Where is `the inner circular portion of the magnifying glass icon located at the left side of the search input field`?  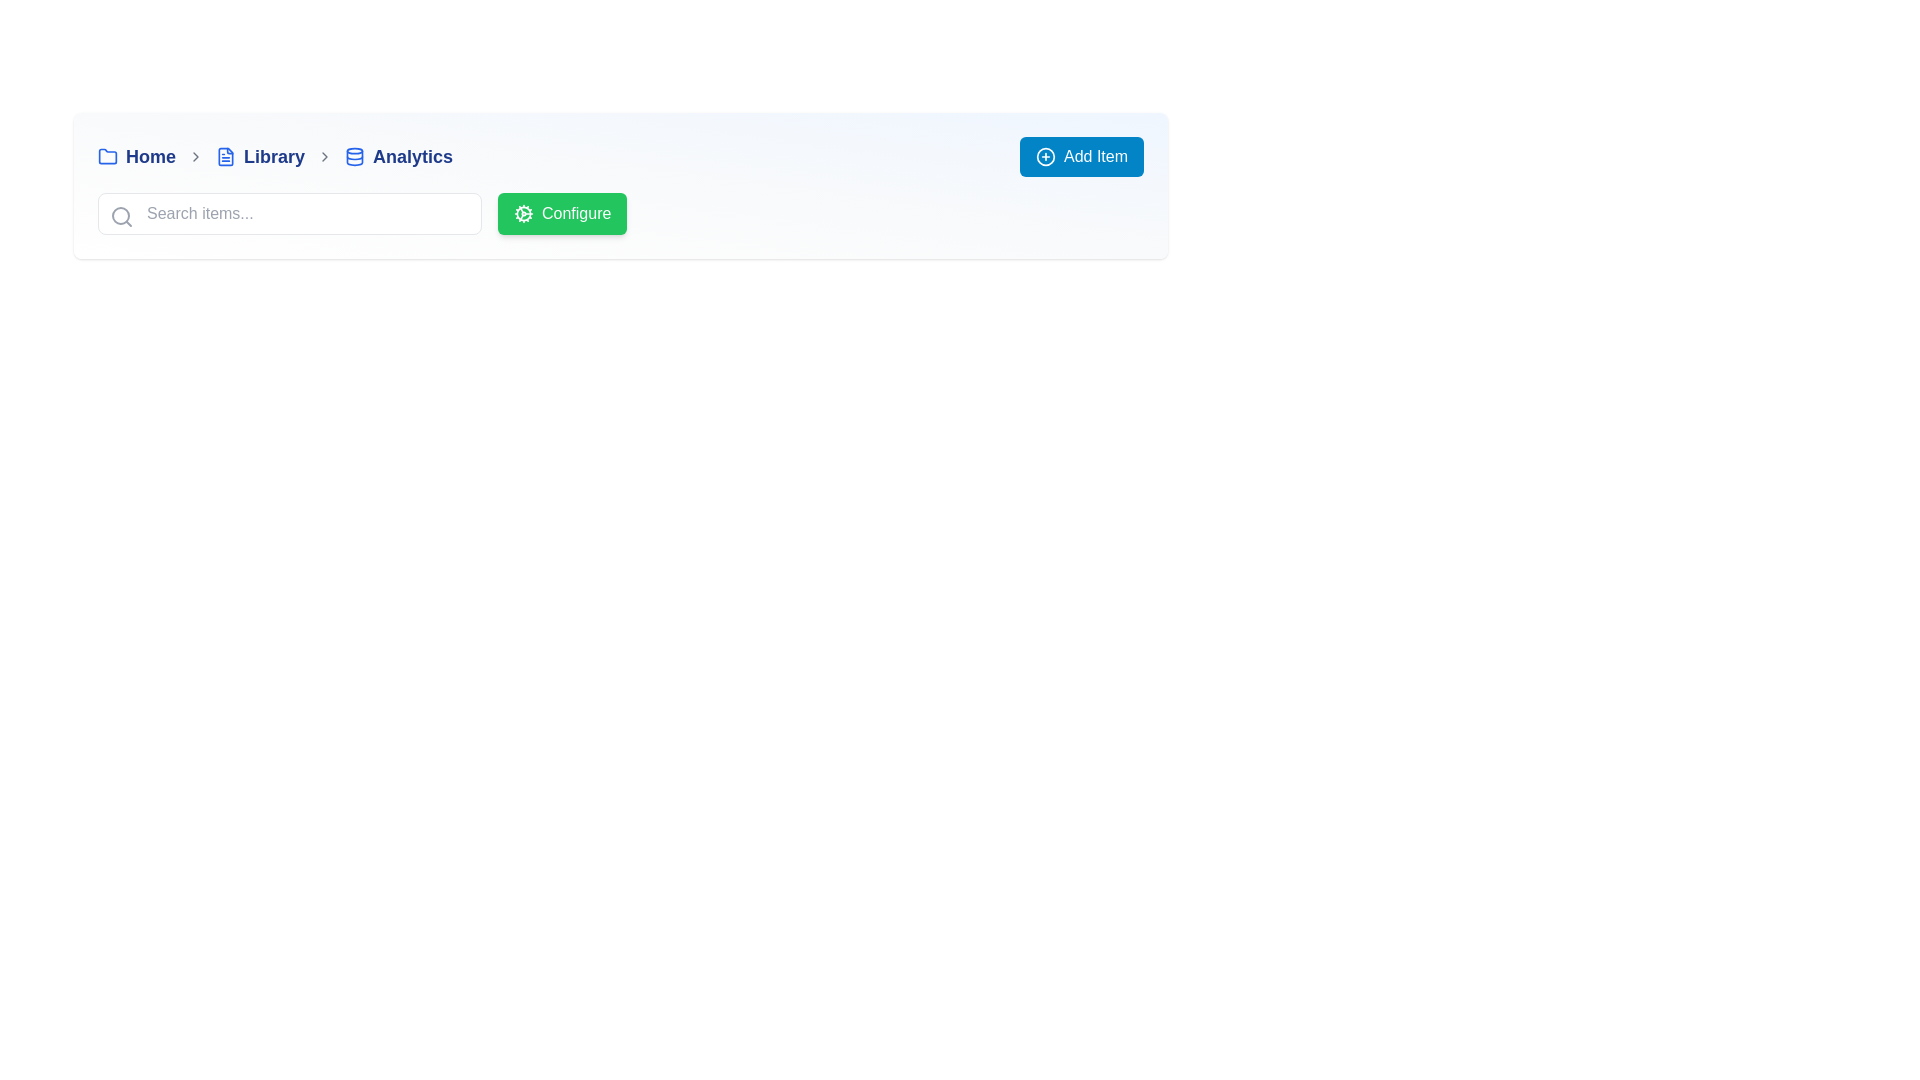 the inner circular portion of the magnifying glass icon located at the left side of the search input field is located at coordinates (119, 216).